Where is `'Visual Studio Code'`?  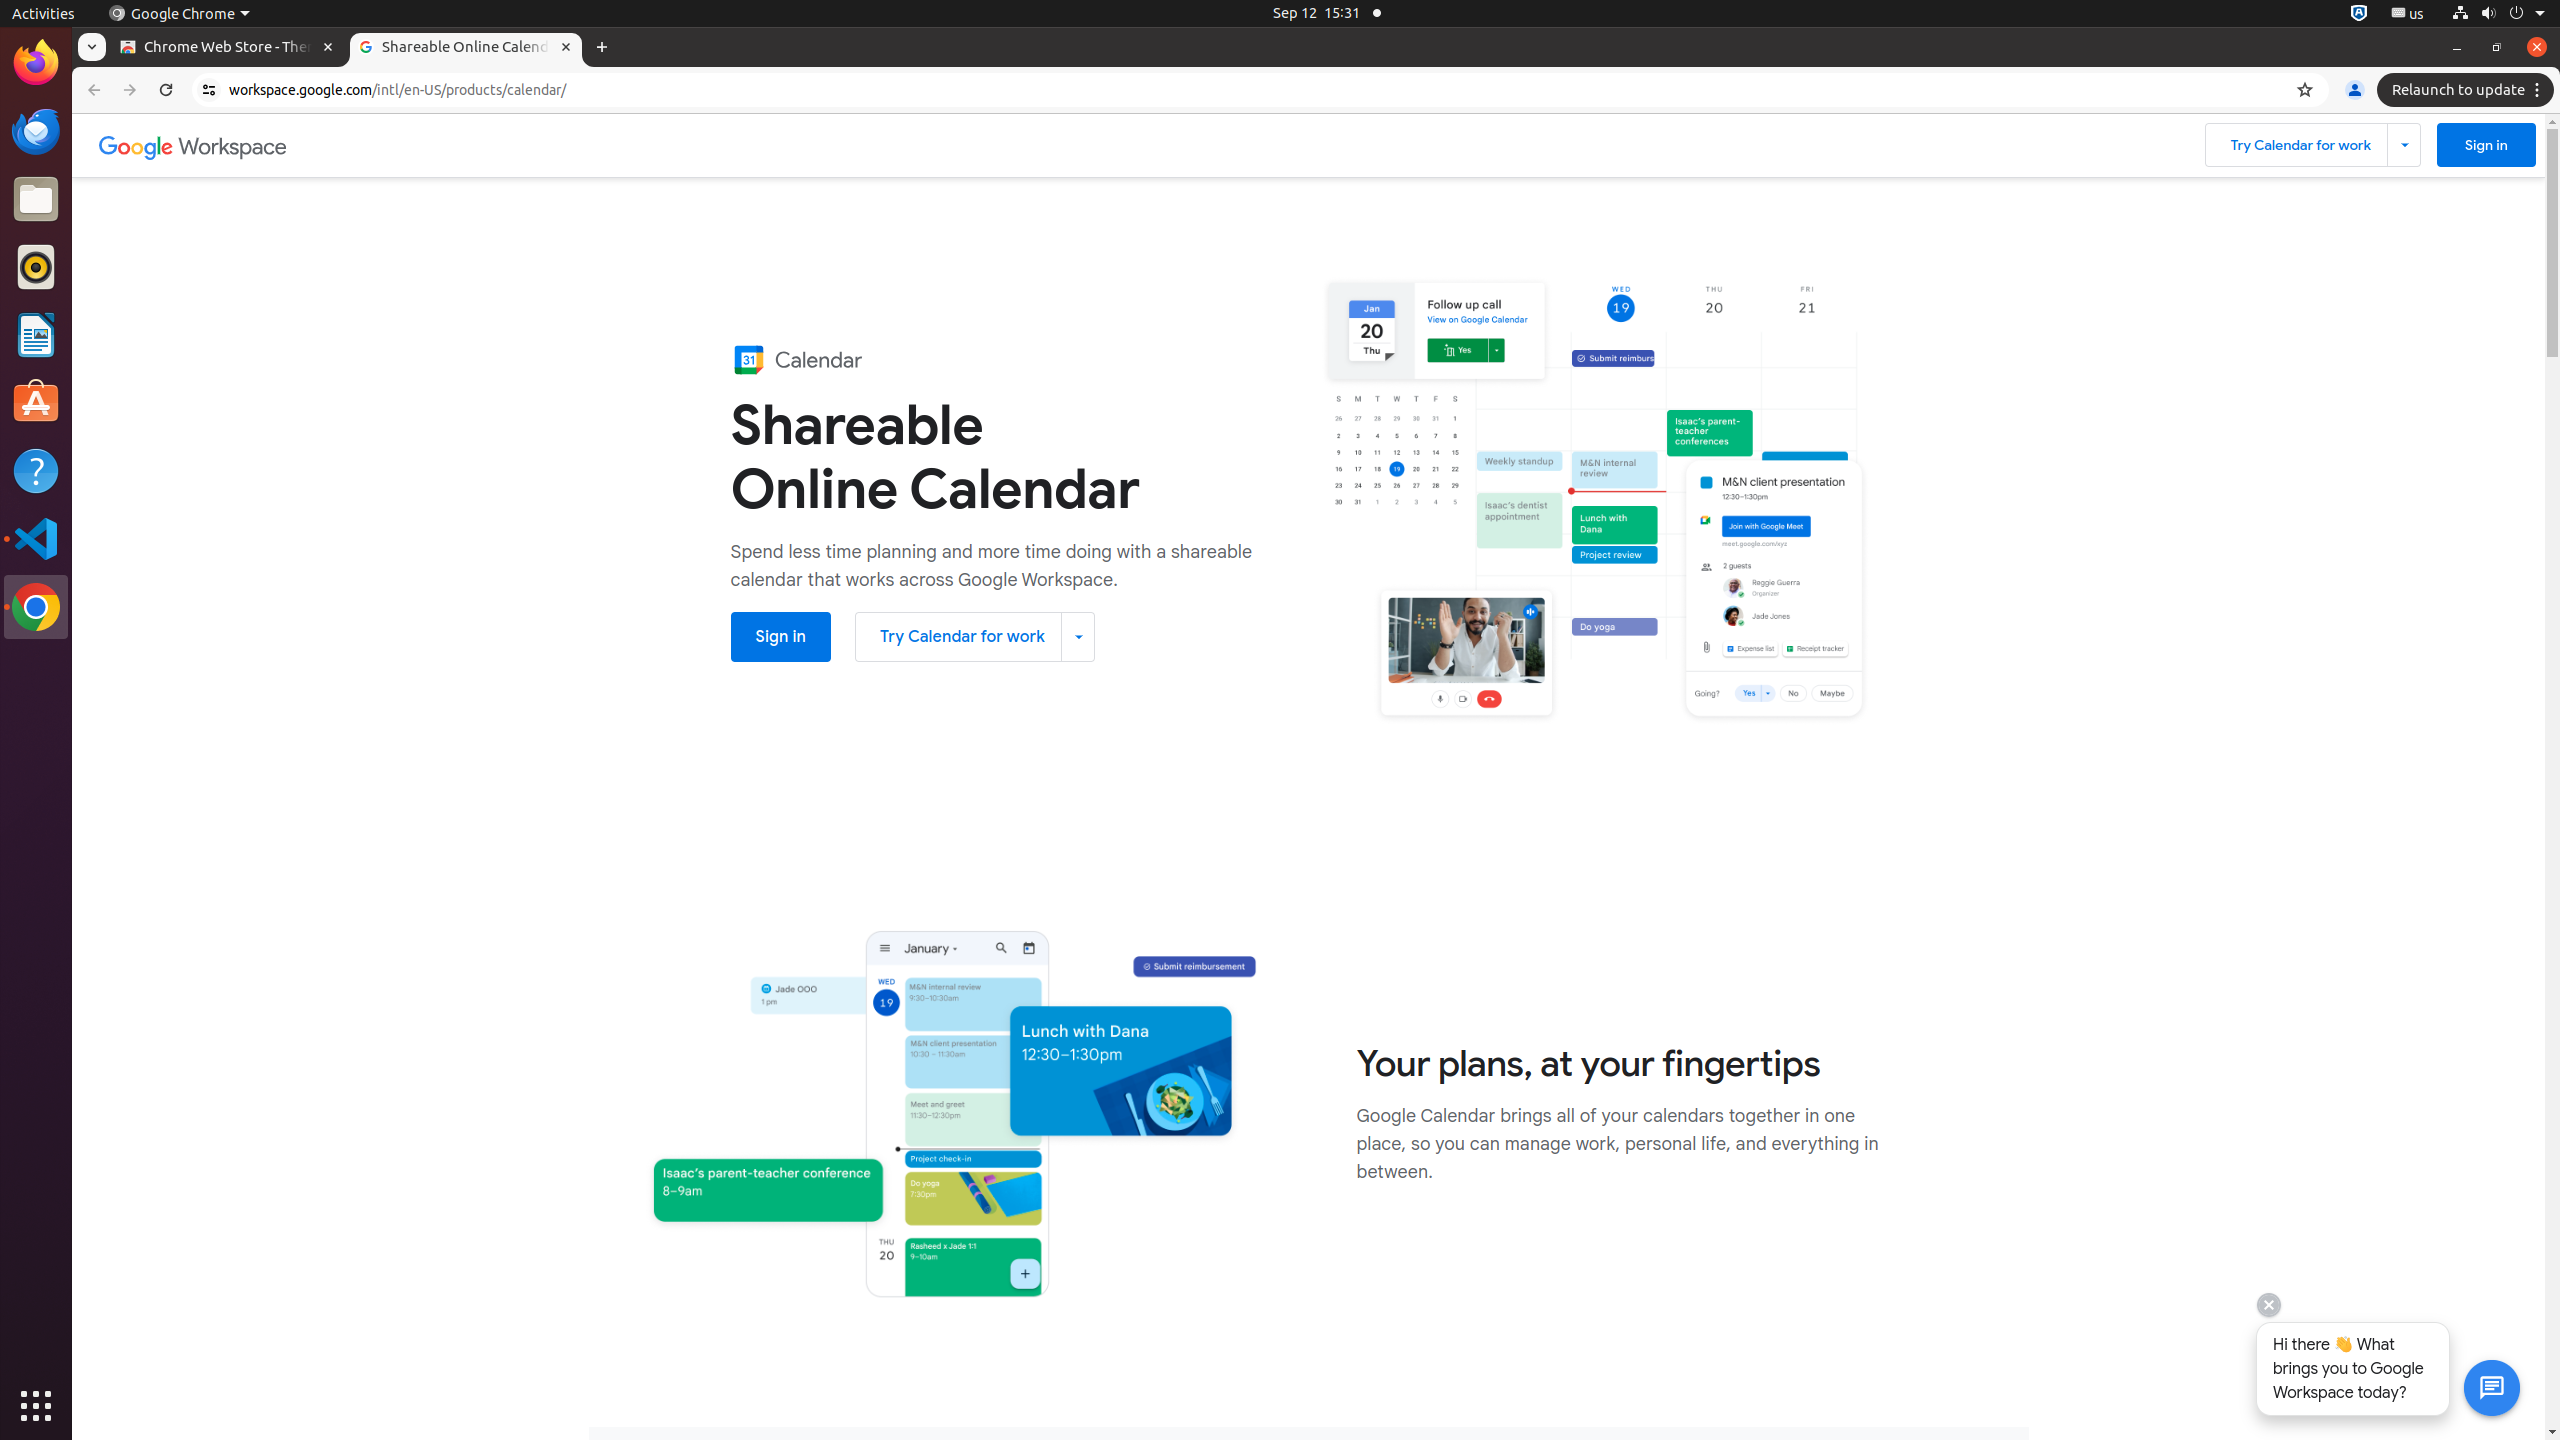
'Visual Studio Code' is located at coordinates (36, 537).